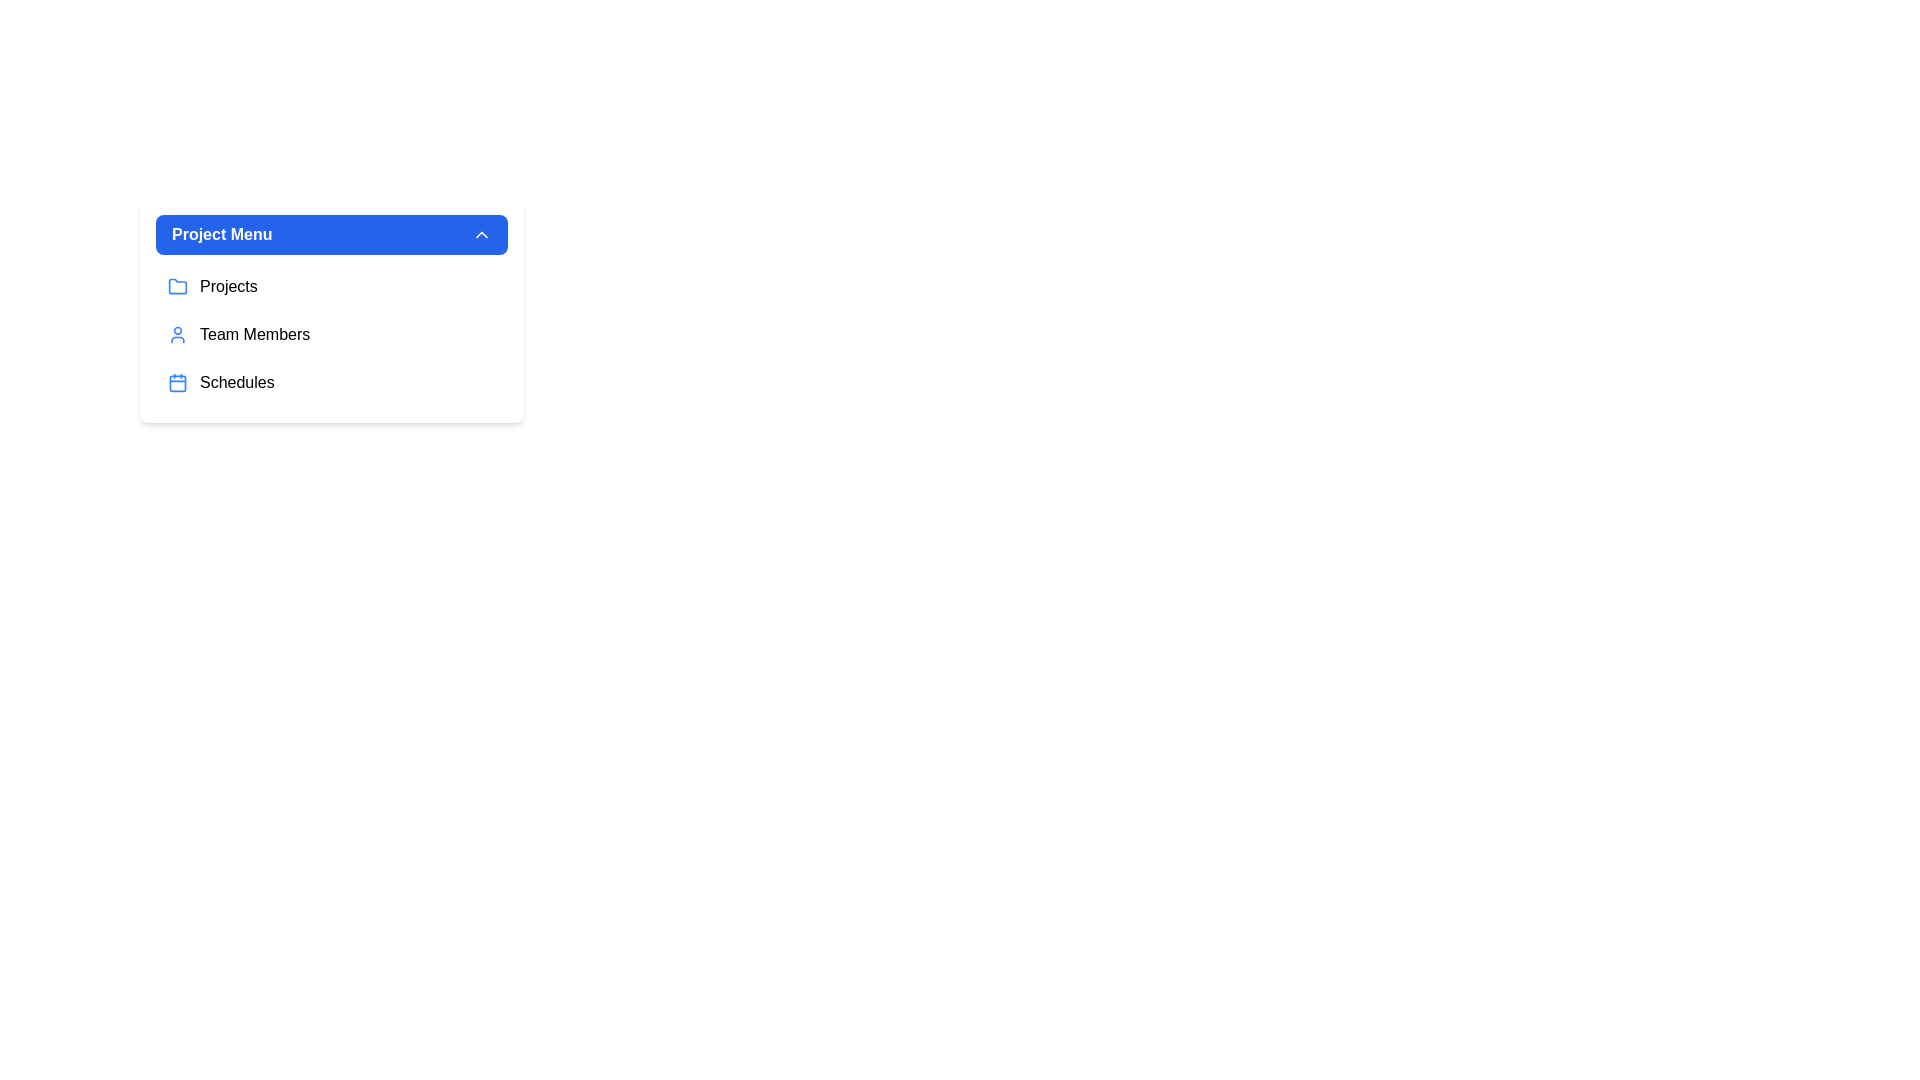 This screenshot has width=1920, height=1080. I want to click on the 'Project Menu' button to toggle the menu's open/close state, so click(331, 234).